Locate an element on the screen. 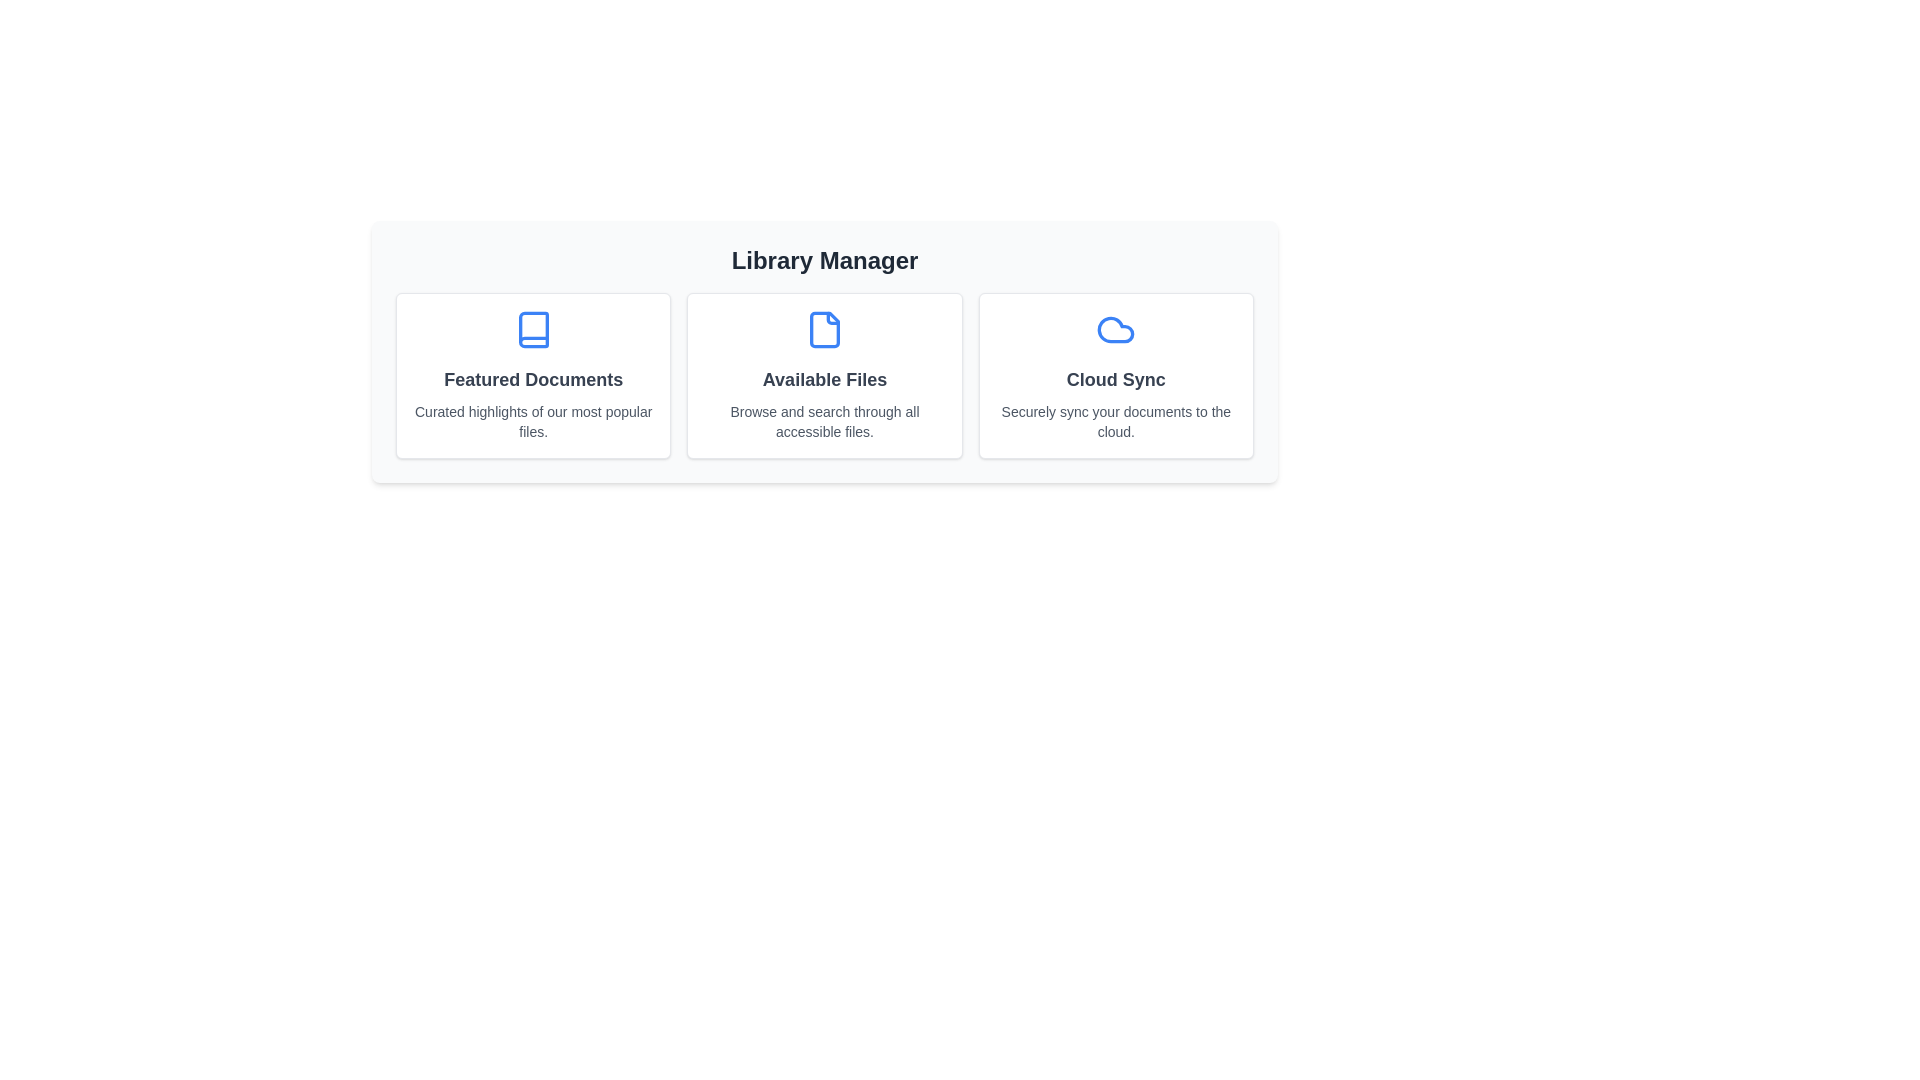  the section card for Featured Documents is located at coordinates (533, 375).